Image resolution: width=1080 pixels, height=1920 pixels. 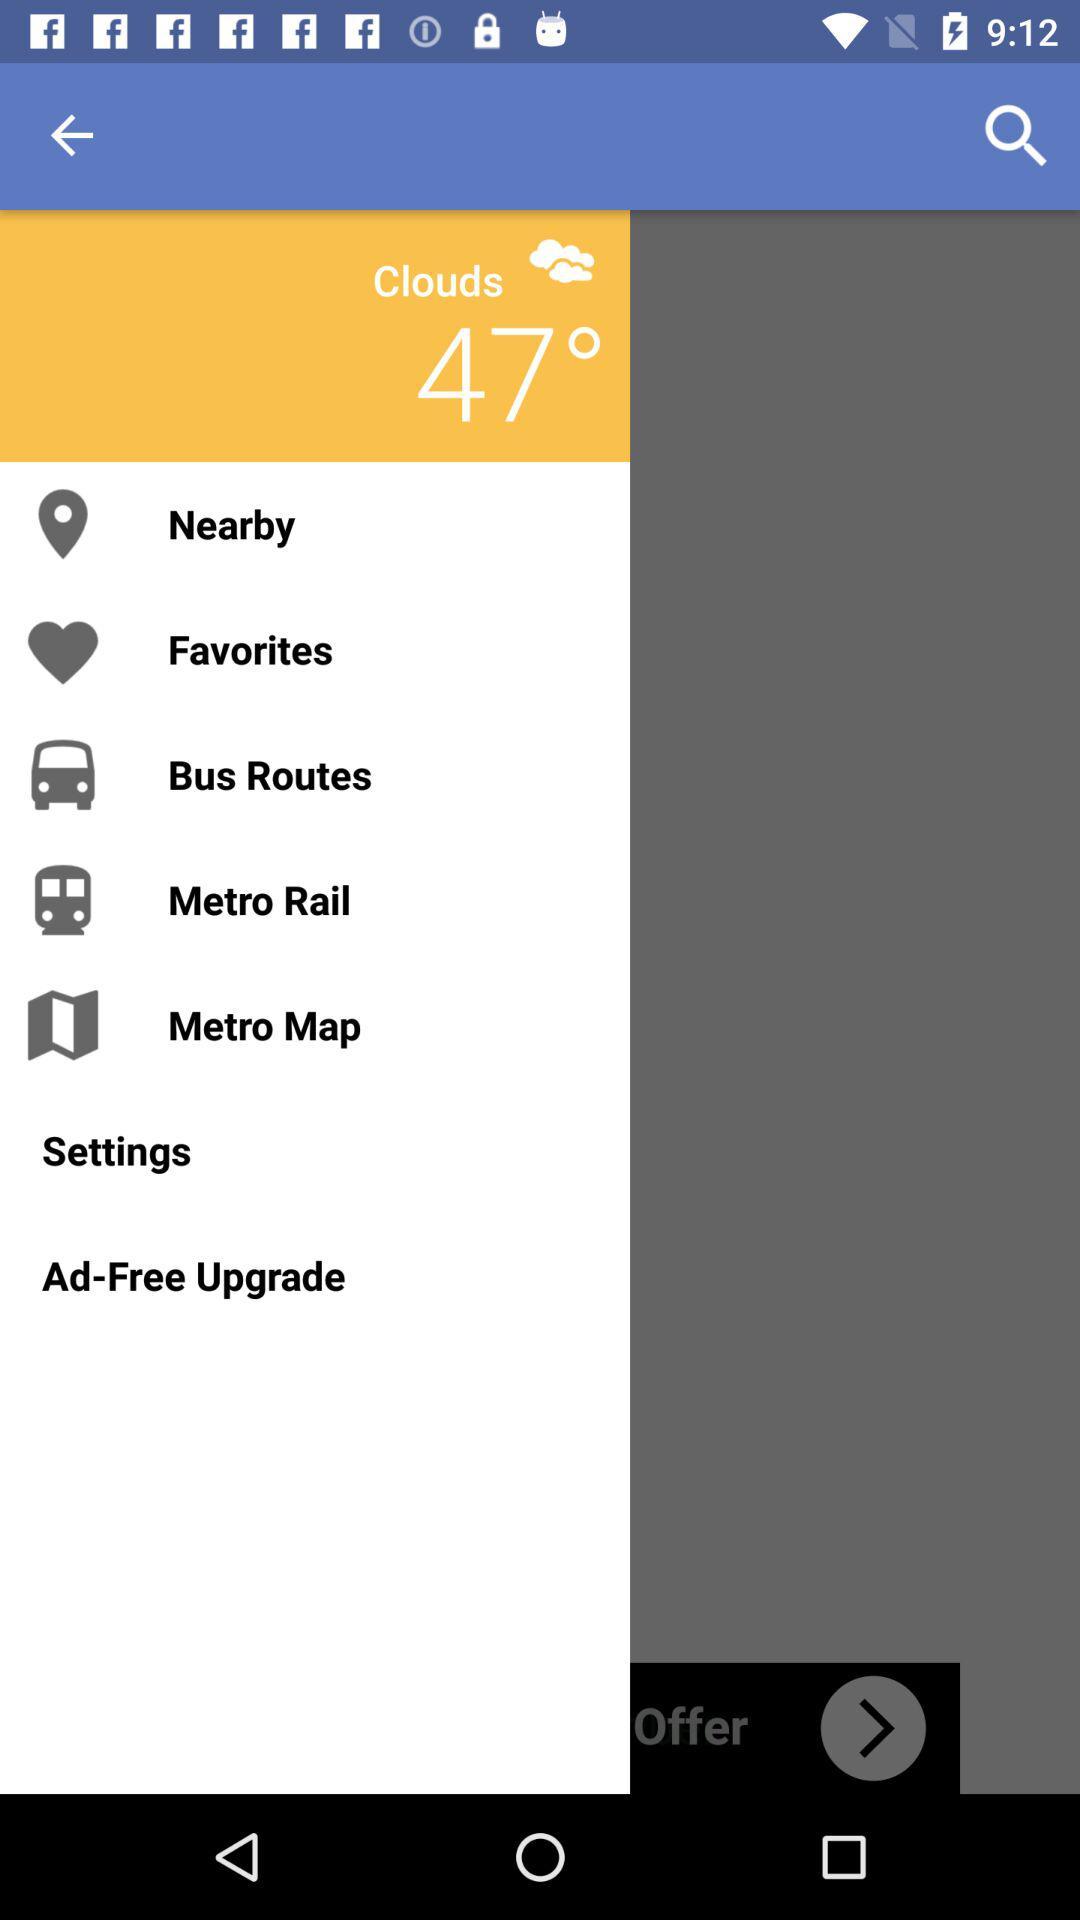 What do you see at coordinates (540, 1727) in the screenshot?
I see `offer` at bounding box center [540, 1727].